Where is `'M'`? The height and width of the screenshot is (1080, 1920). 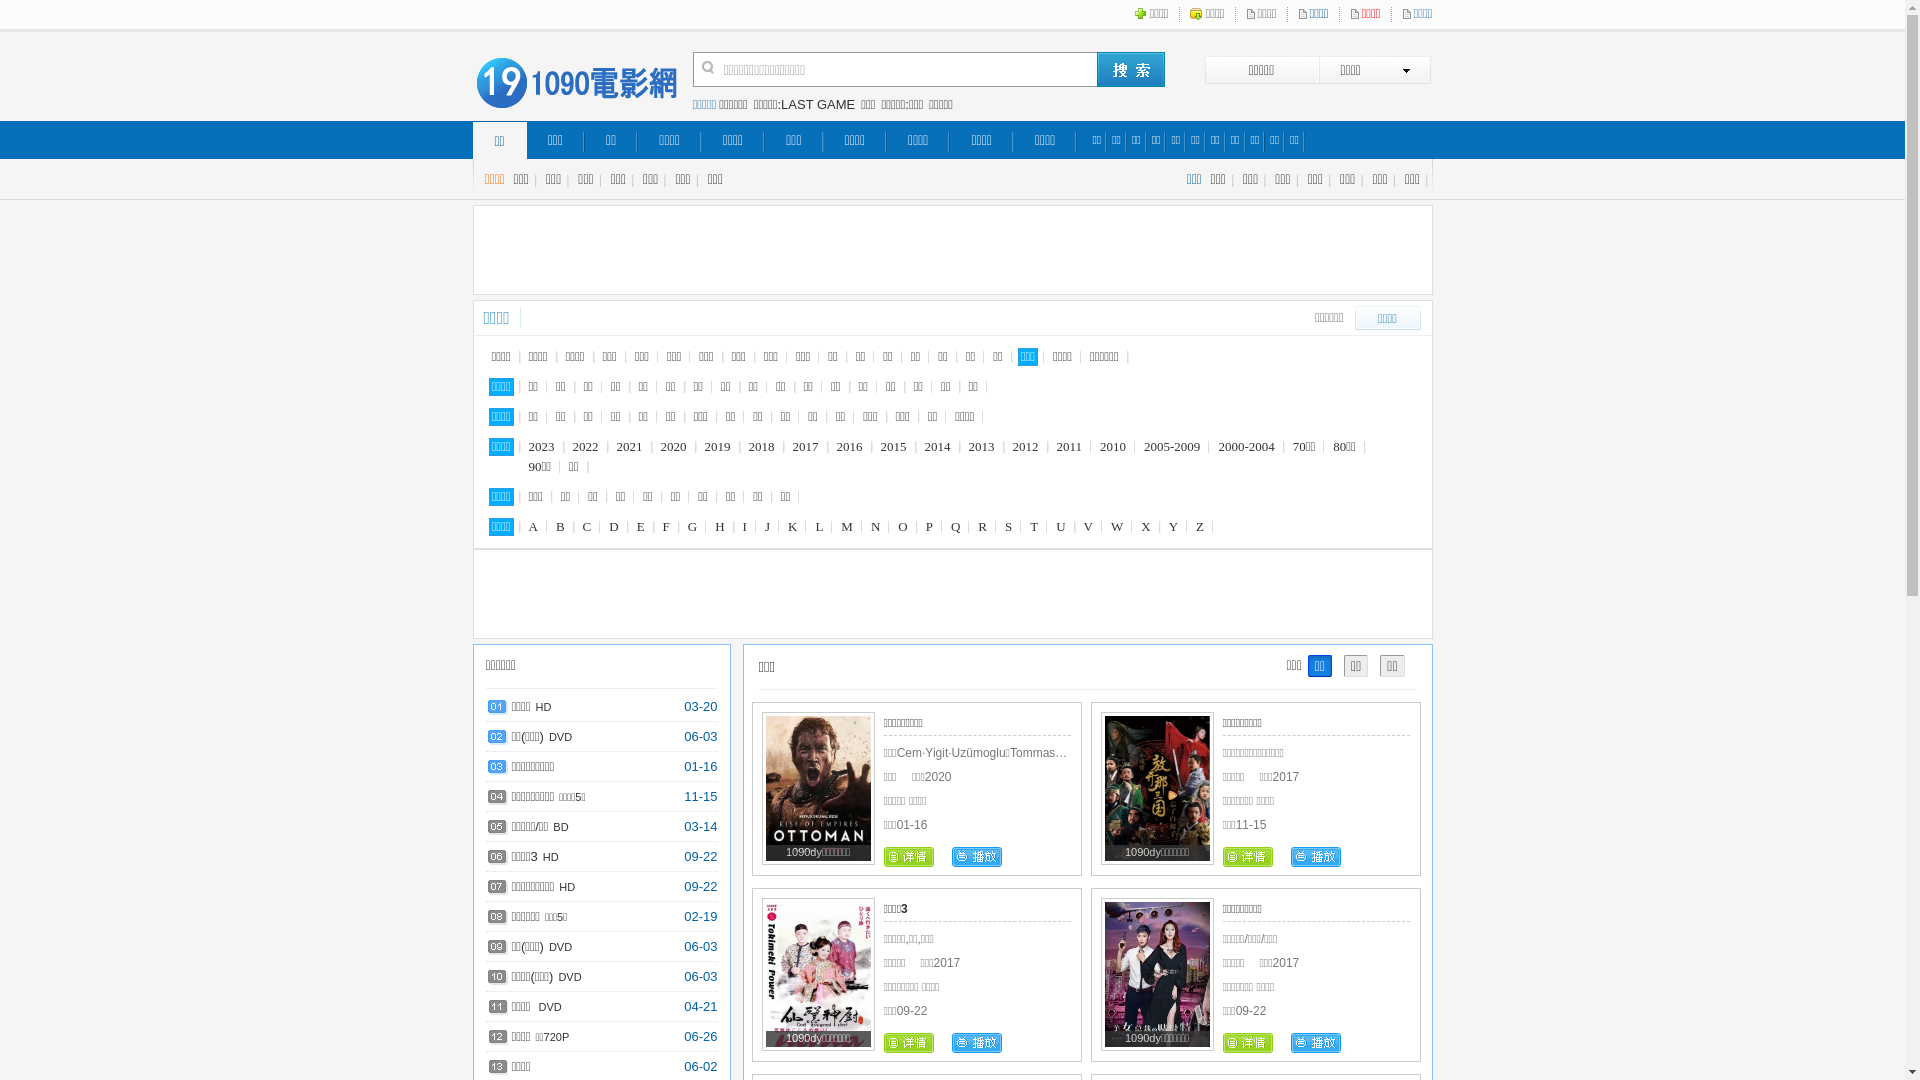
'M' is located at coordinates (838, 526).